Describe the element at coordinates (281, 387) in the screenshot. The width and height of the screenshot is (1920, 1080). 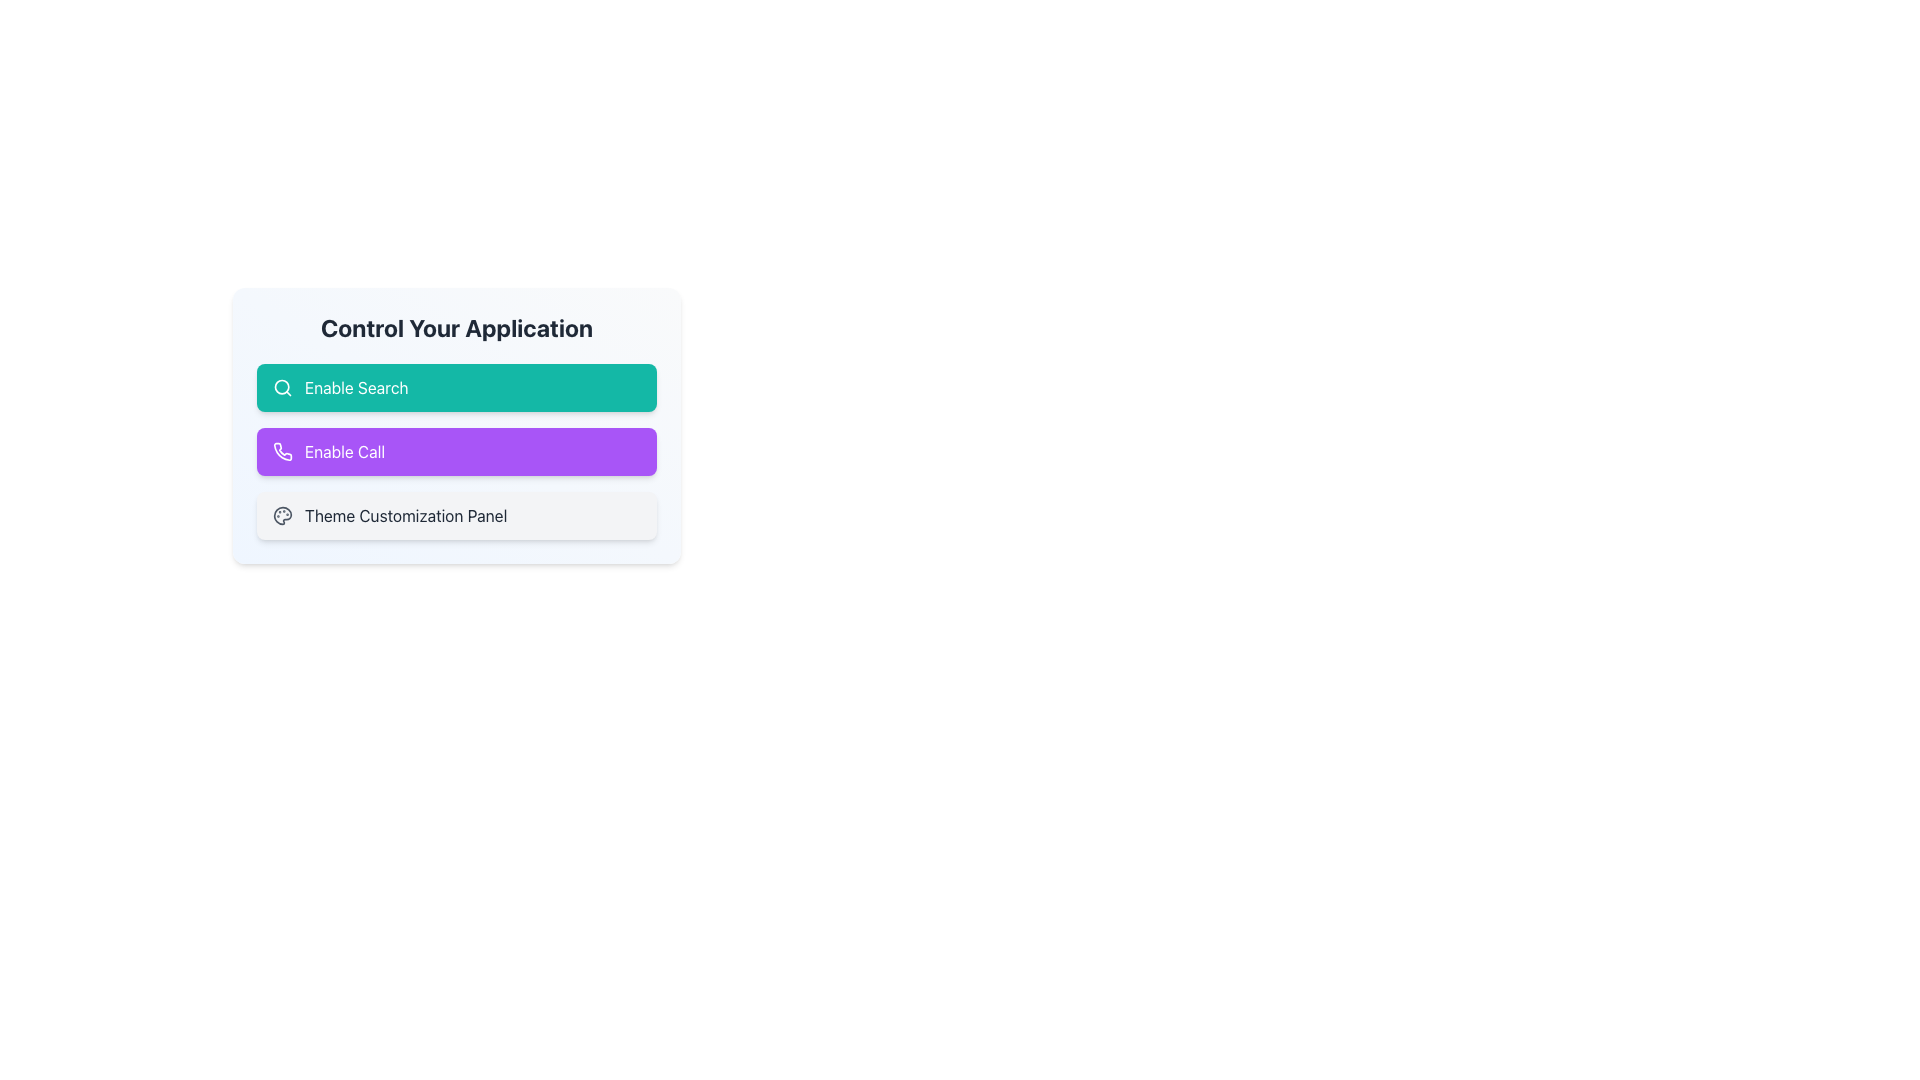
I see `the circular SVG graphic element of the magnifying glass icon, which represents the search functionality and is positioned to the left of the 'Enable Search' button` at that location.